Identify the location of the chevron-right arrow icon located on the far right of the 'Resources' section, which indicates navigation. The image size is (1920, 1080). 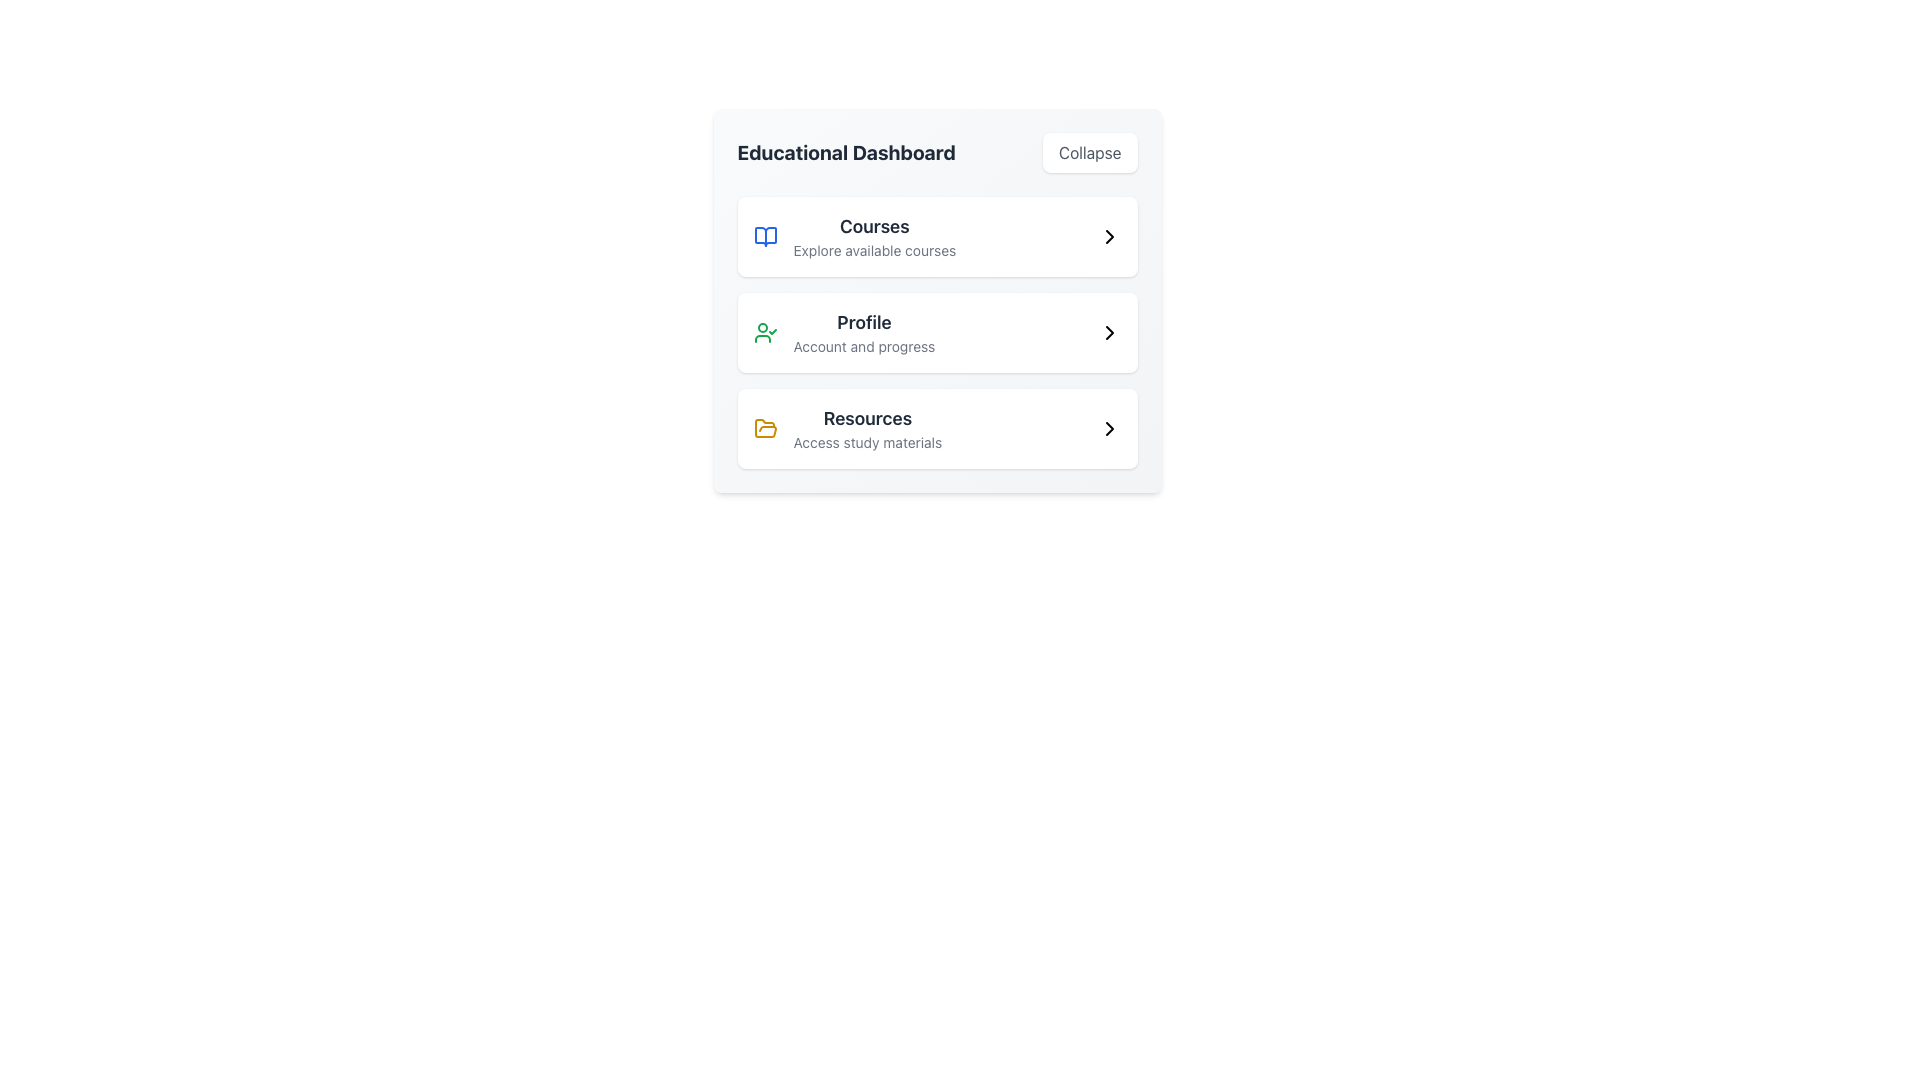
(1108, 427).